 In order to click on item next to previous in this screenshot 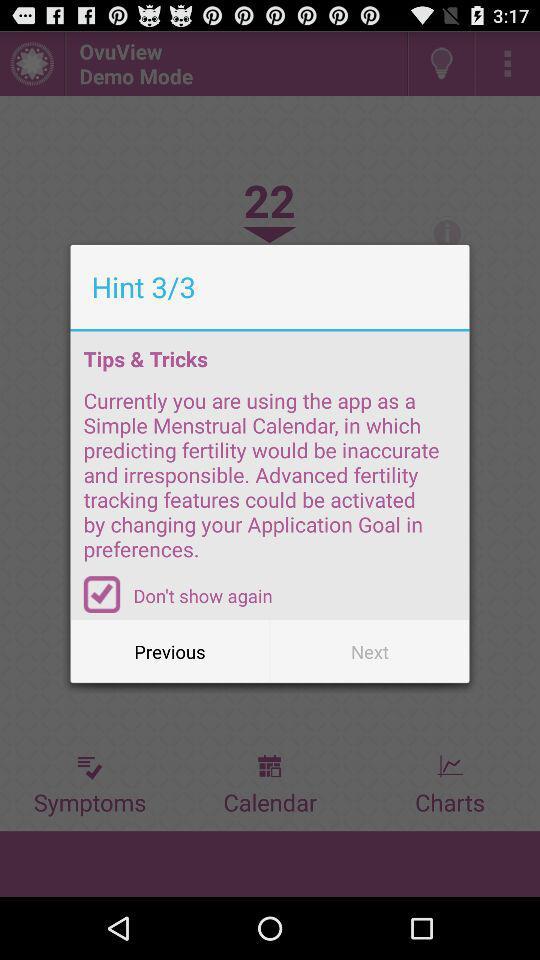, I will do `click(368, 650)`.